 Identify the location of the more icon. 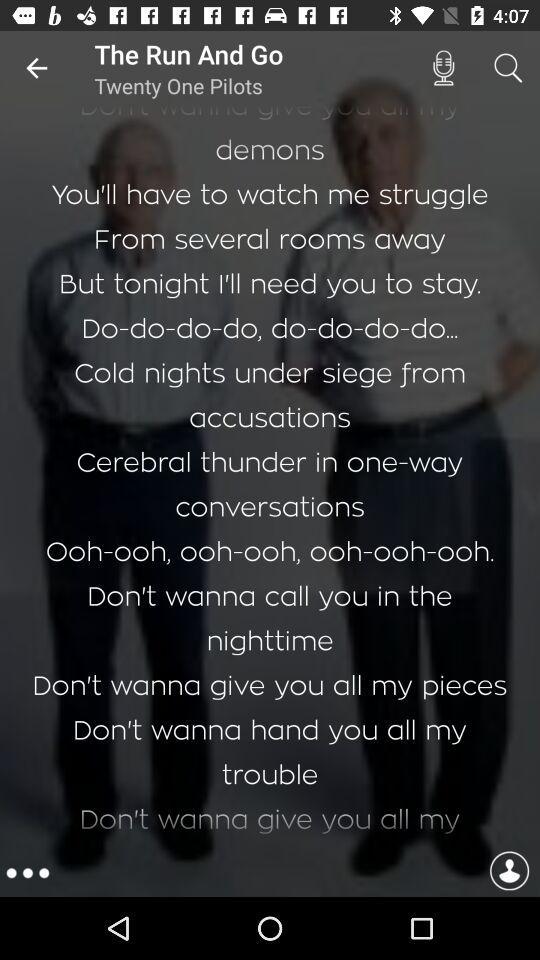
(26, 872).